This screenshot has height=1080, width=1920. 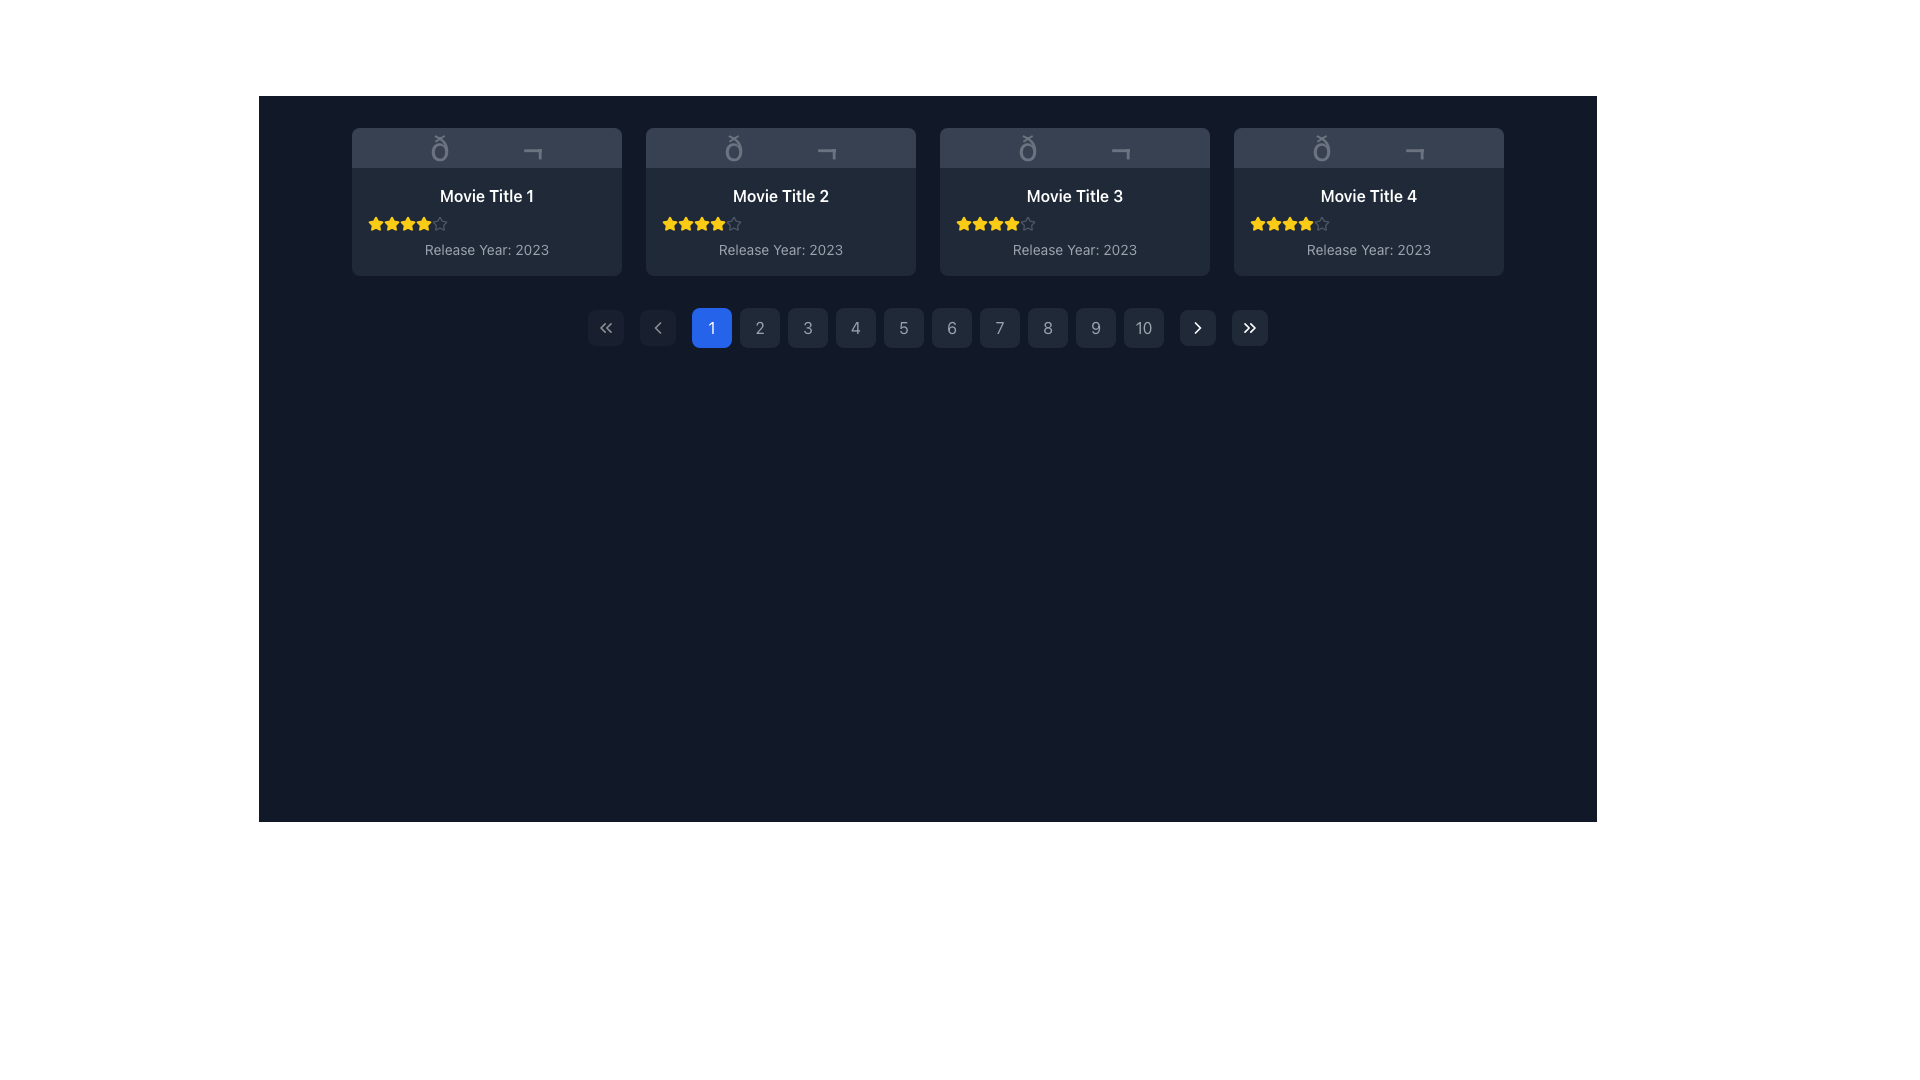 I want to click on the text label displaying 'Movie Title 3', which is in bold white font on a dark background, located at the center of the third card in a horizontally aligned movie list, so click(x=1074, y=196).